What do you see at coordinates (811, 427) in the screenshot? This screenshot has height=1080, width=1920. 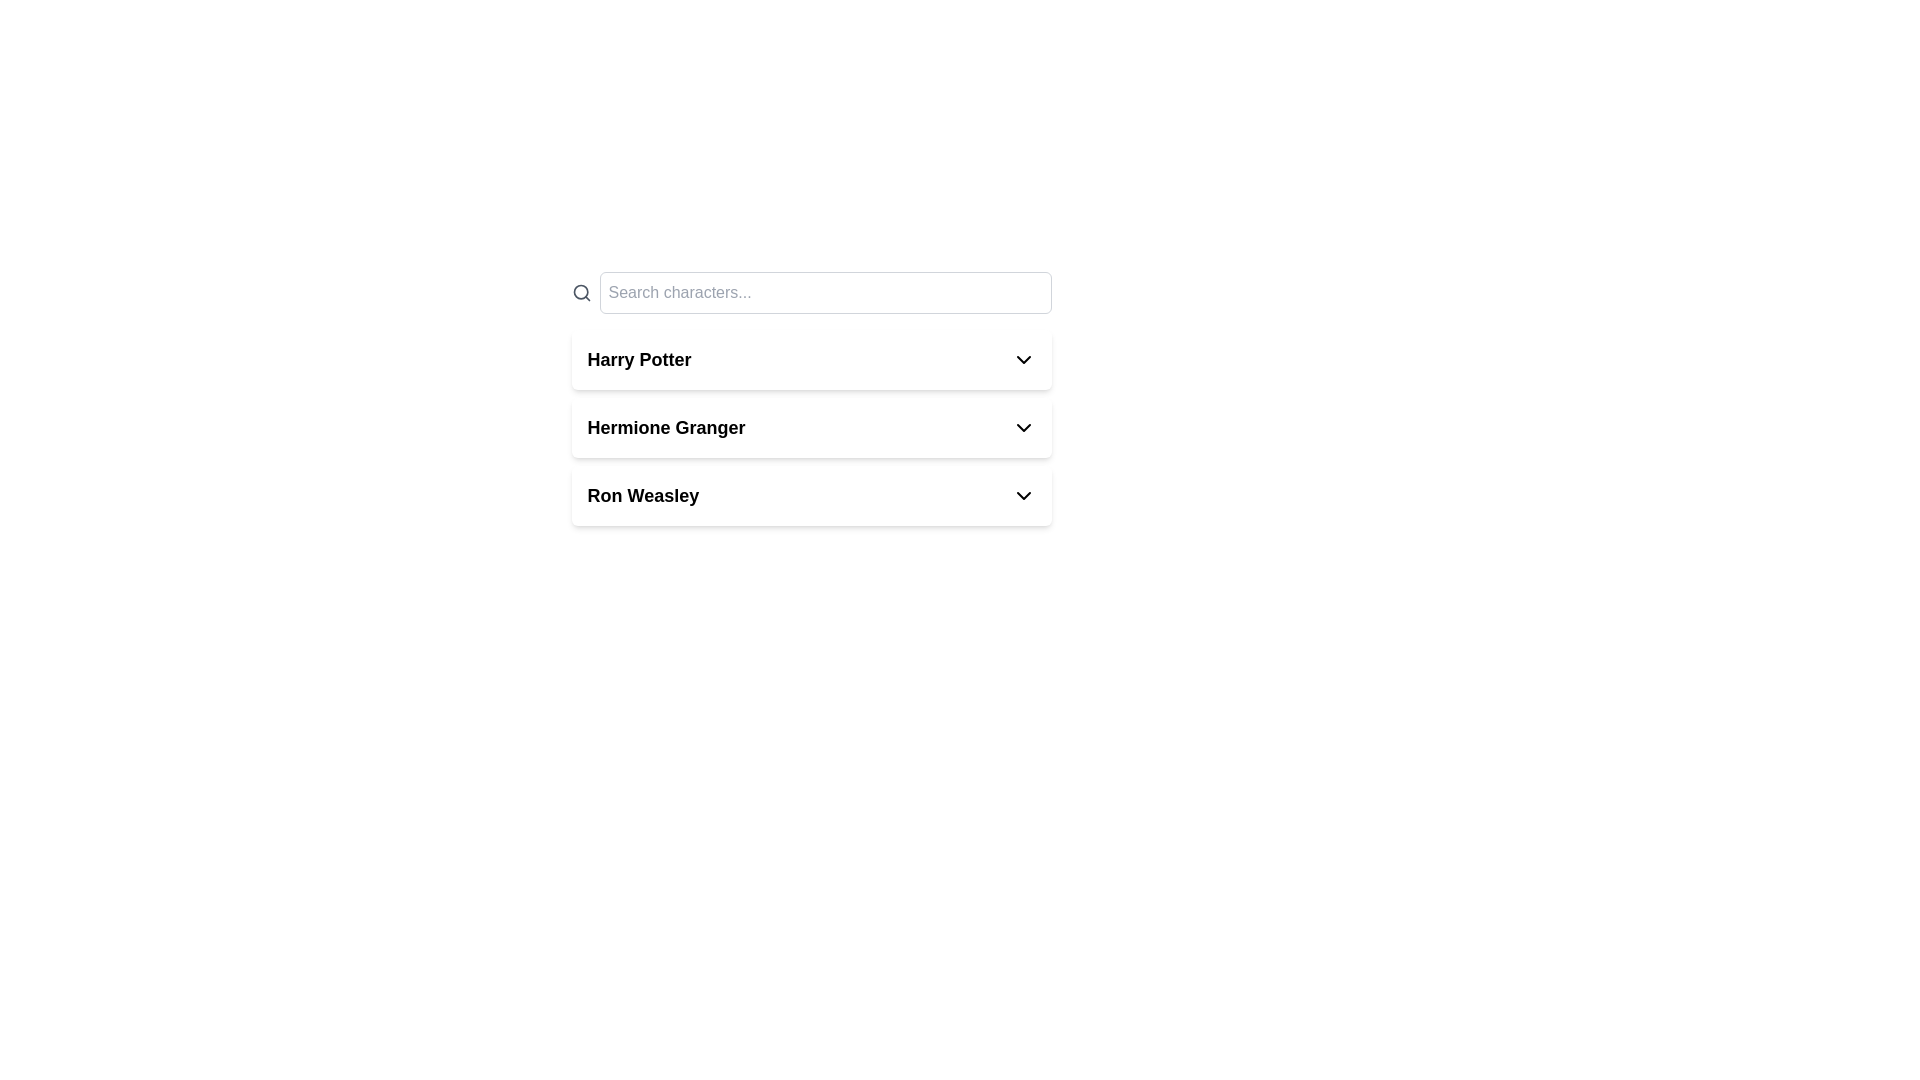 I see `the list item labeled 'Hermione Granger' with a dropdown arrow` at bounding box center [811, 427].